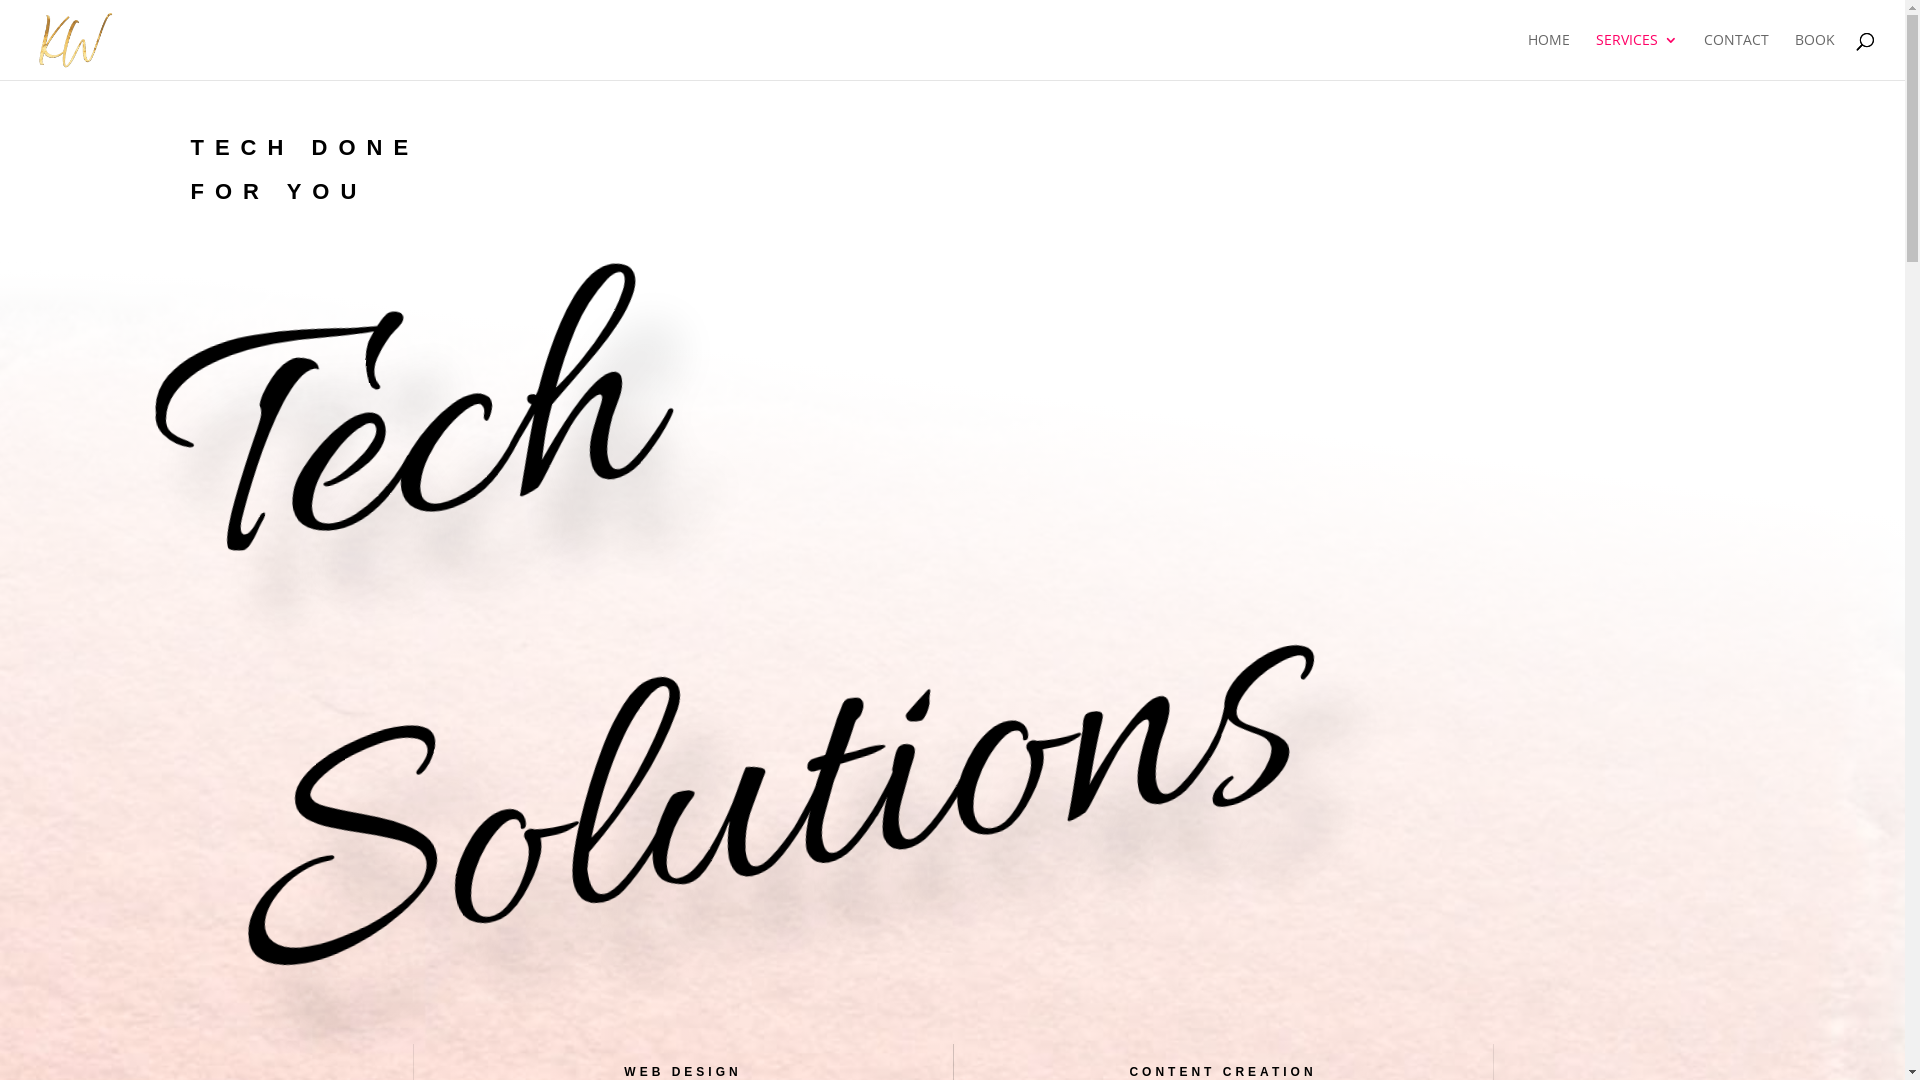  Describe the element at coordinates (1814, 55) in the screenshot. I see `'BOOK'` at that location.